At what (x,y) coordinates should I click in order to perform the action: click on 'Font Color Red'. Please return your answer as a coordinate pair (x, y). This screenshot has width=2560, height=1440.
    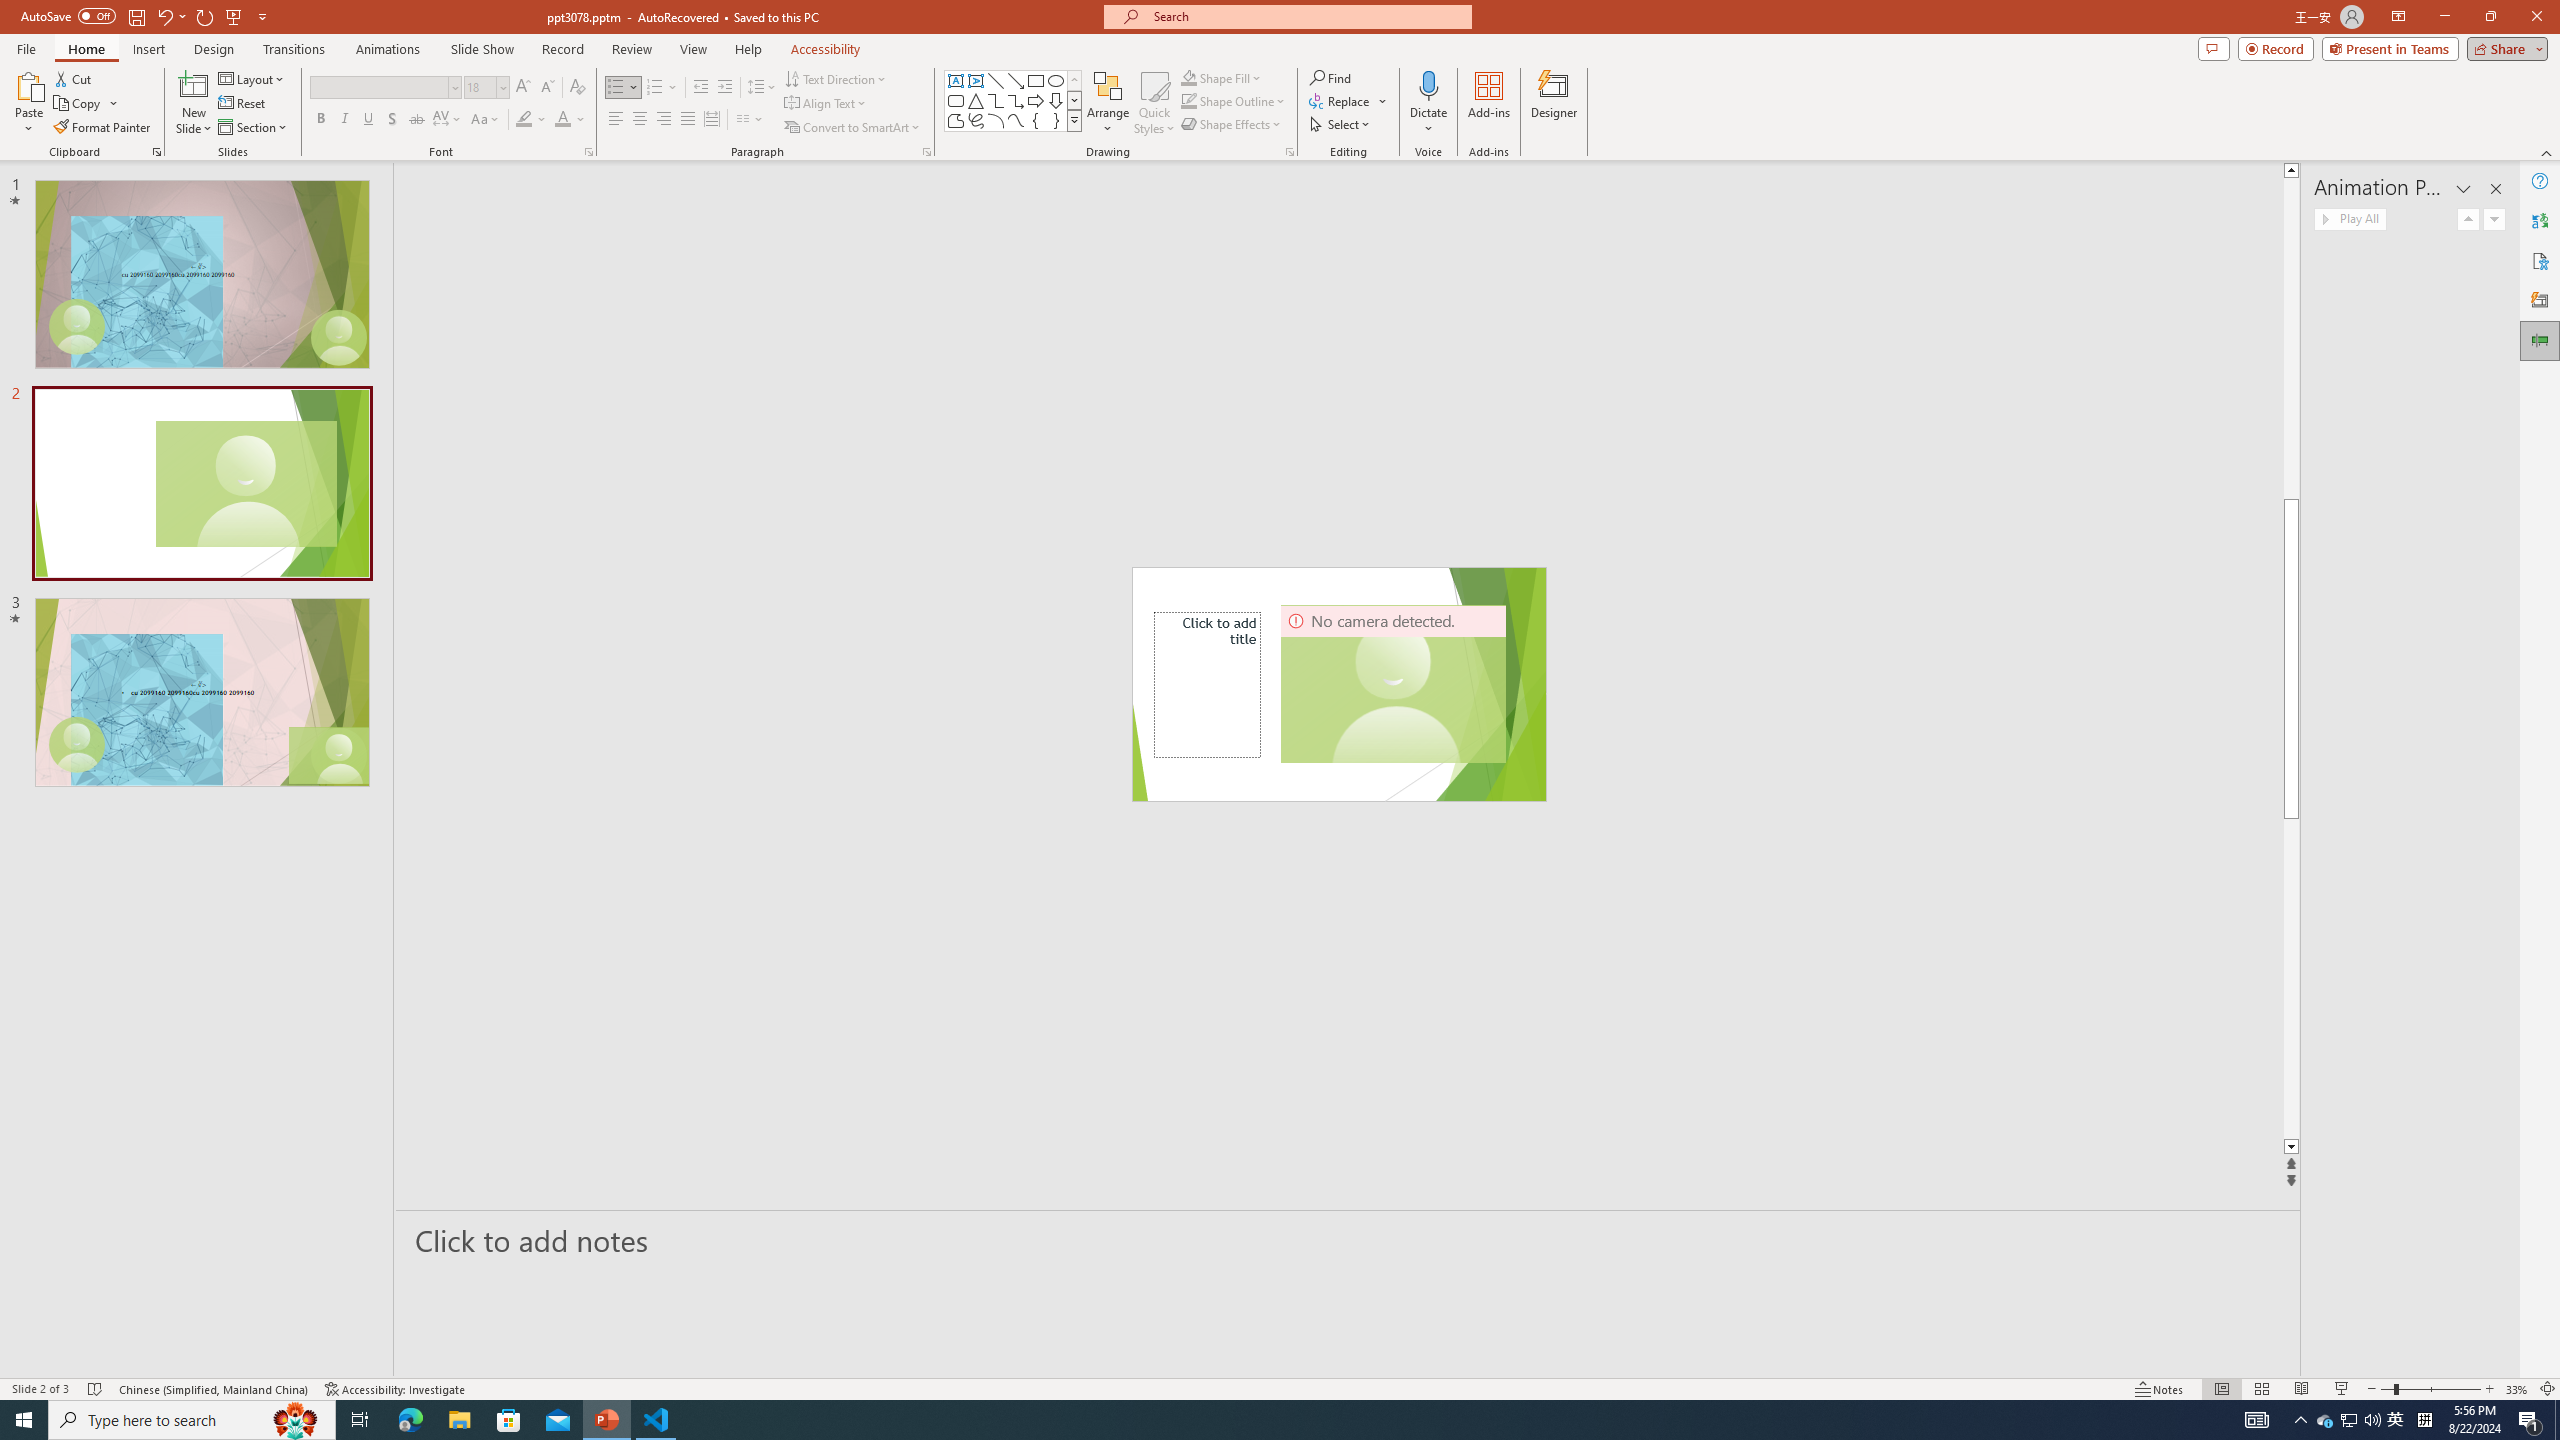
    Looking at the image, I should click on (562, 118).